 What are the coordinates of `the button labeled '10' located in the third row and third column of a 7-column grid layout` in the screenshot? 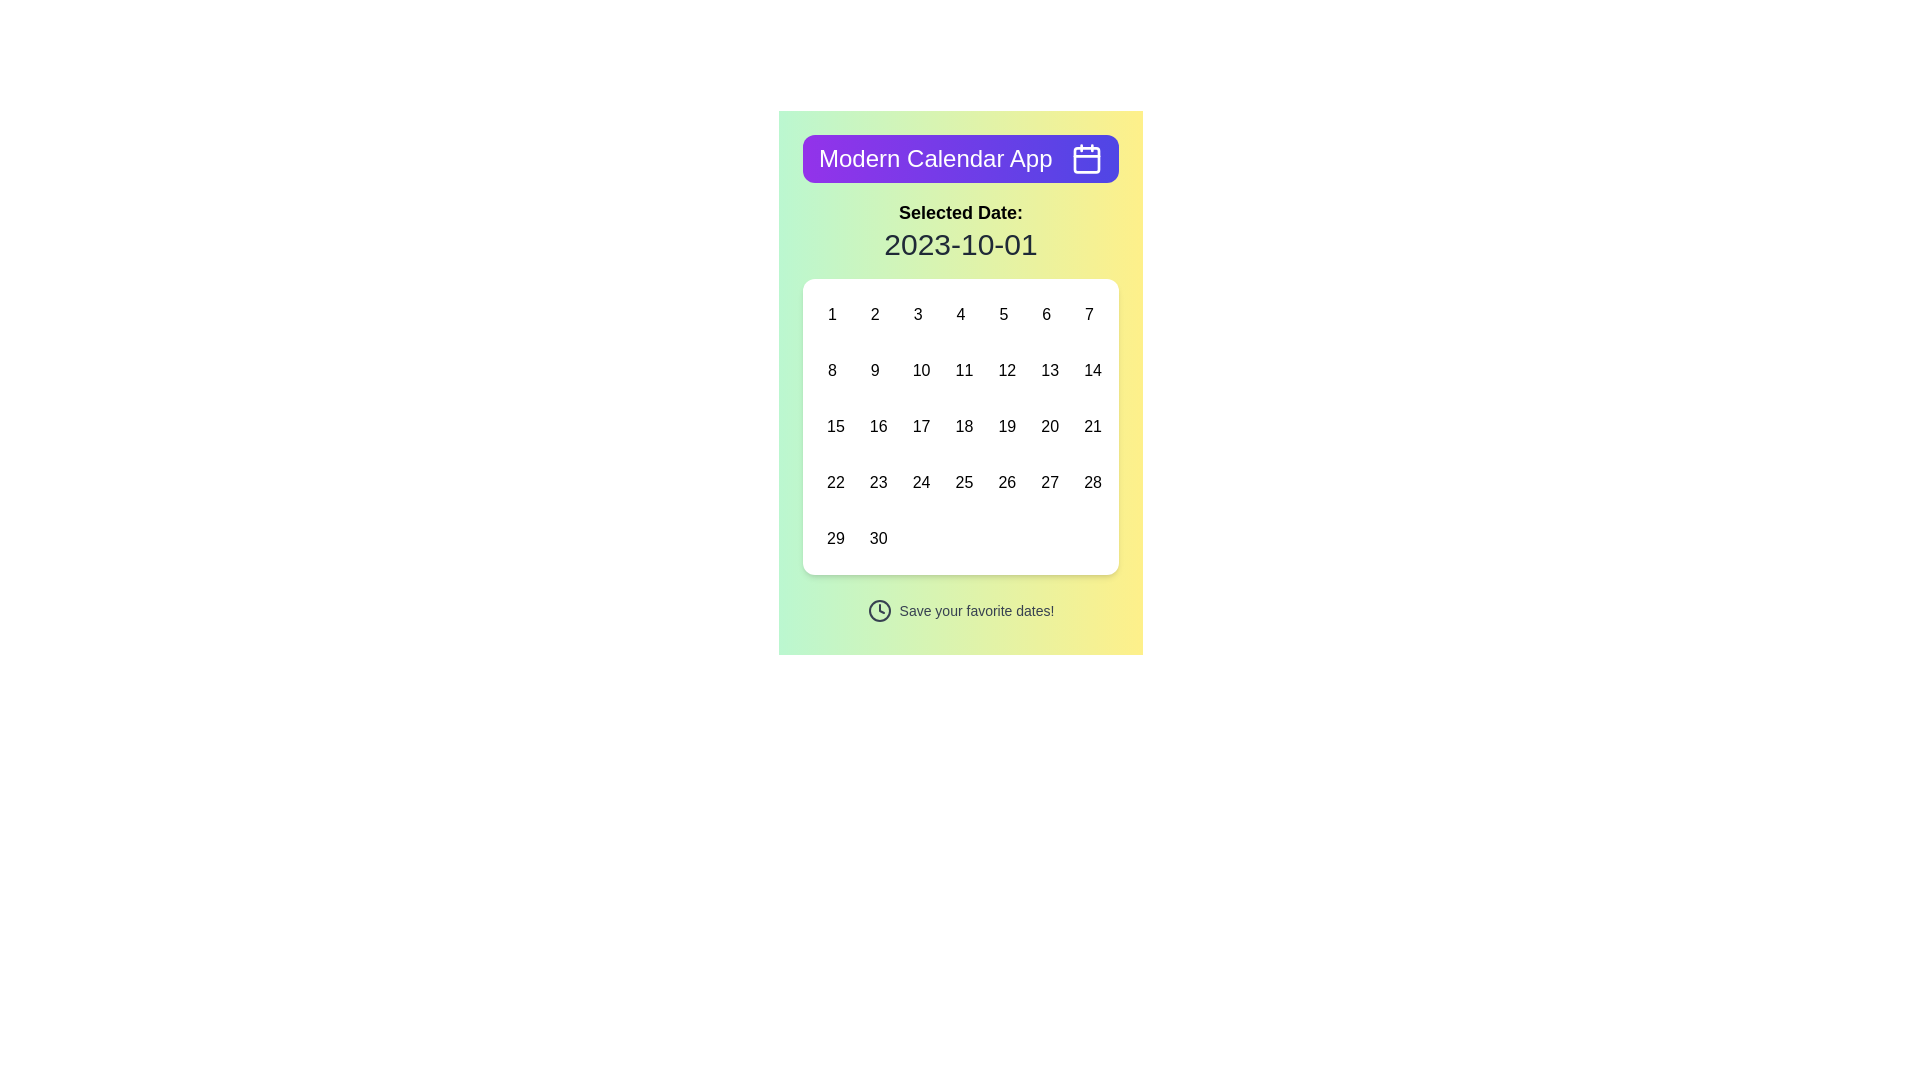 It's located at (916, 370).